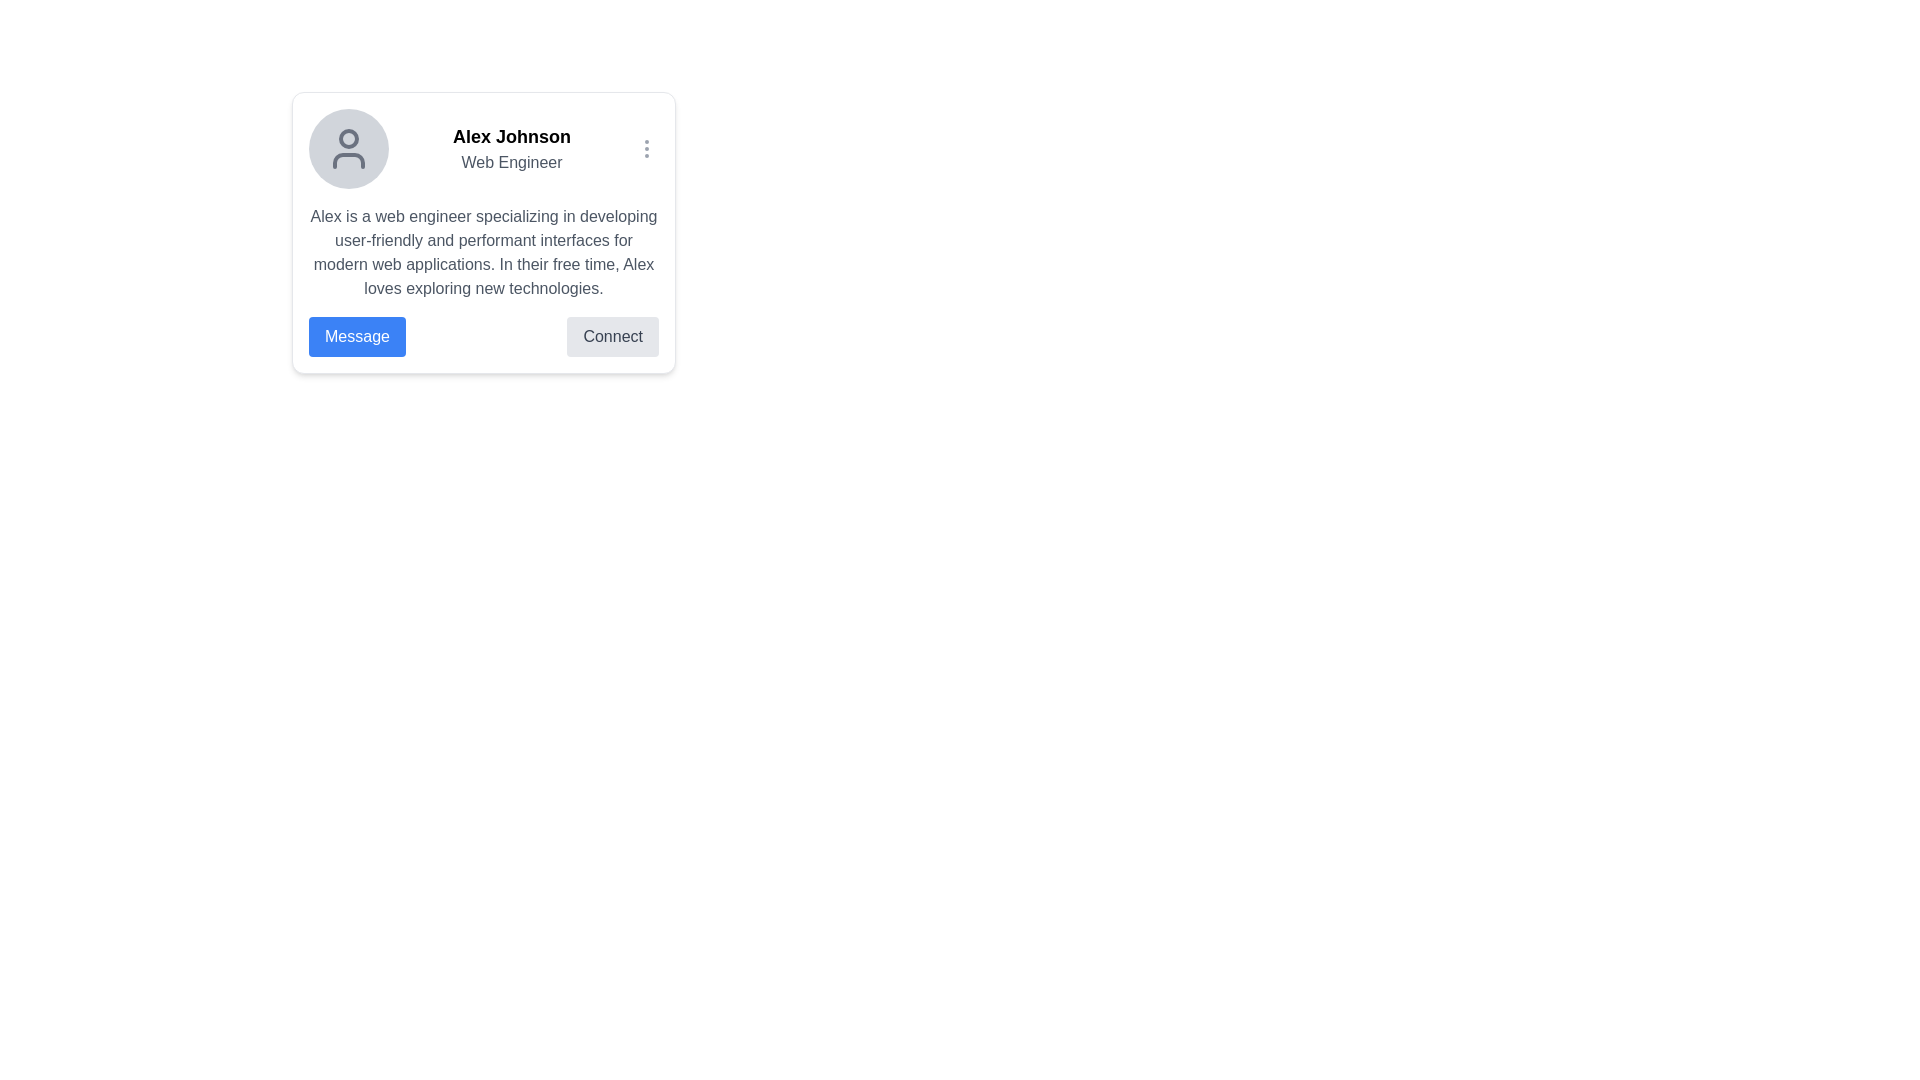 The height and width of the screenshot is (1080, 1920). I want to click on the messaging button located to the left of the 'Connect' button, which initiates a messaging interaction with the associated profile, so click(357, 335).